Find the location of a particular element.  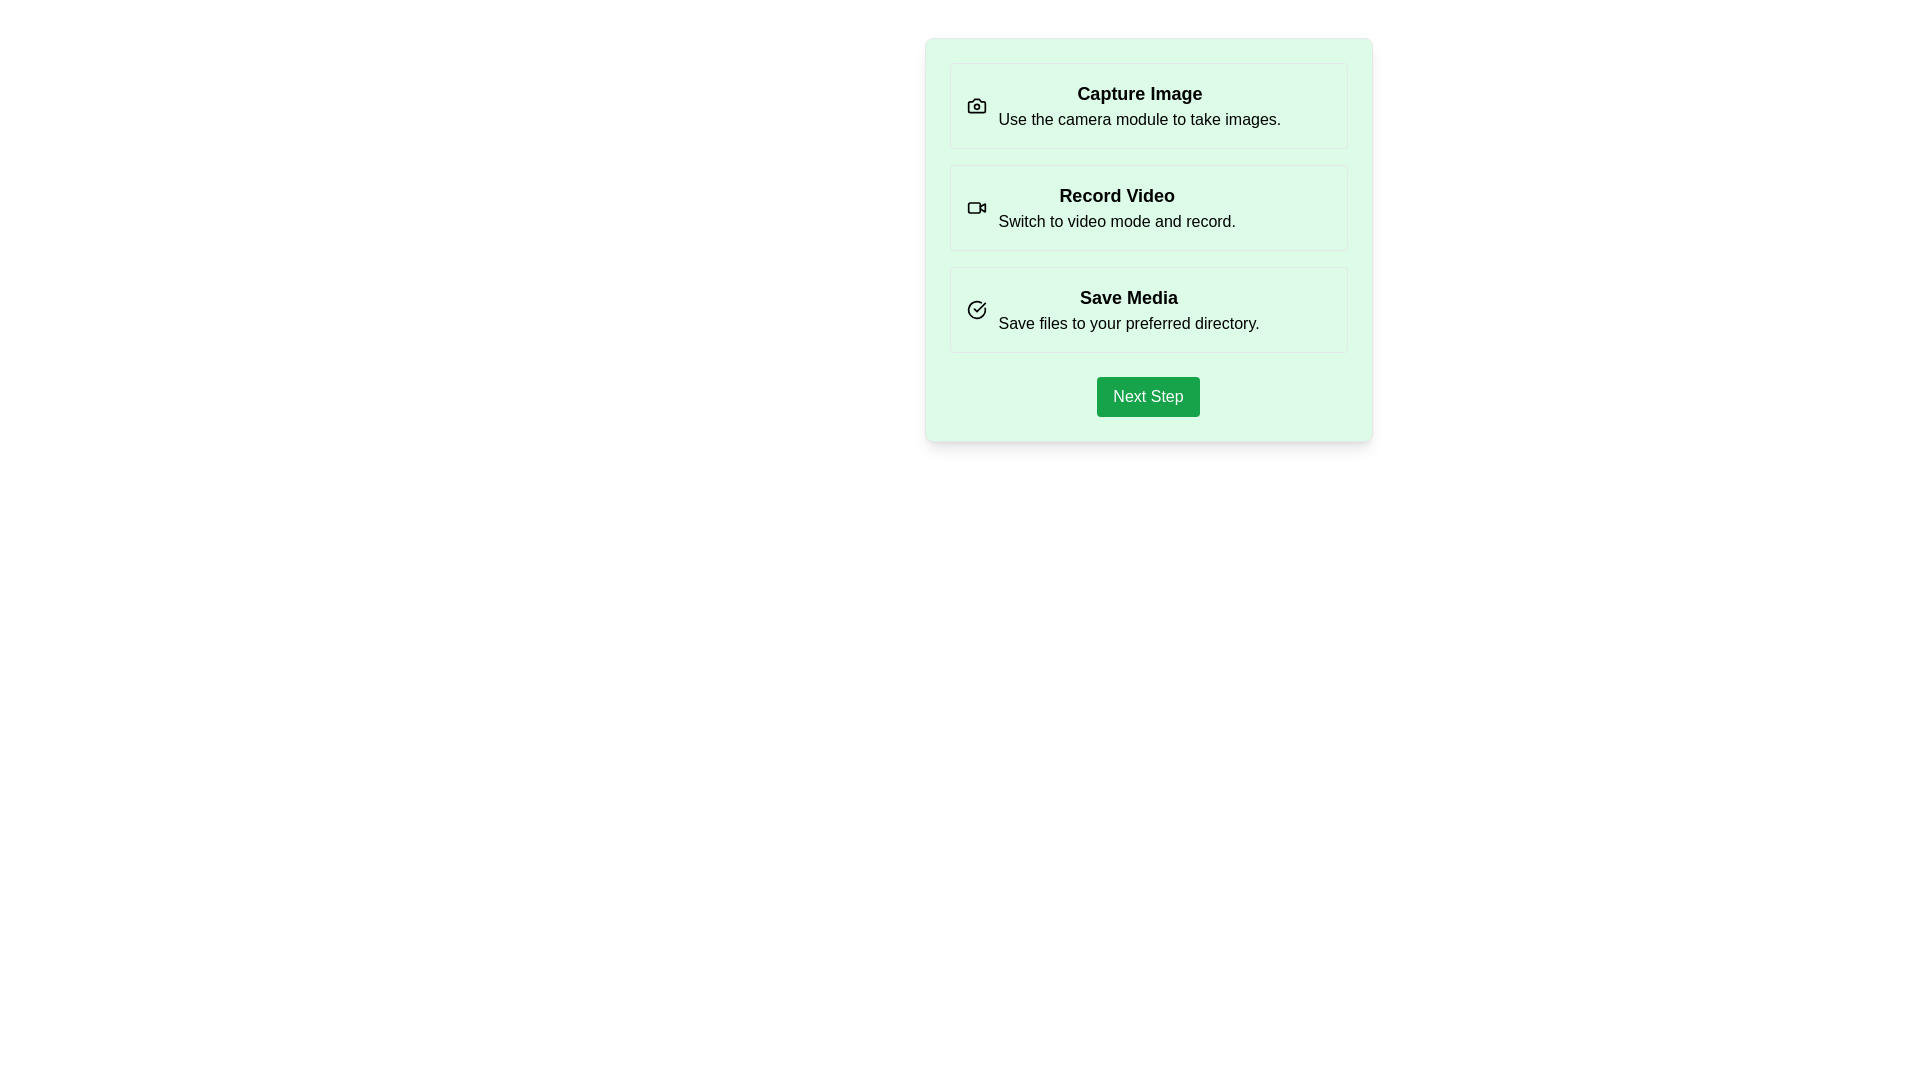

the 'Record Video' text label which describes the associated functionality within the interface is located at coordinates (1116, 196).